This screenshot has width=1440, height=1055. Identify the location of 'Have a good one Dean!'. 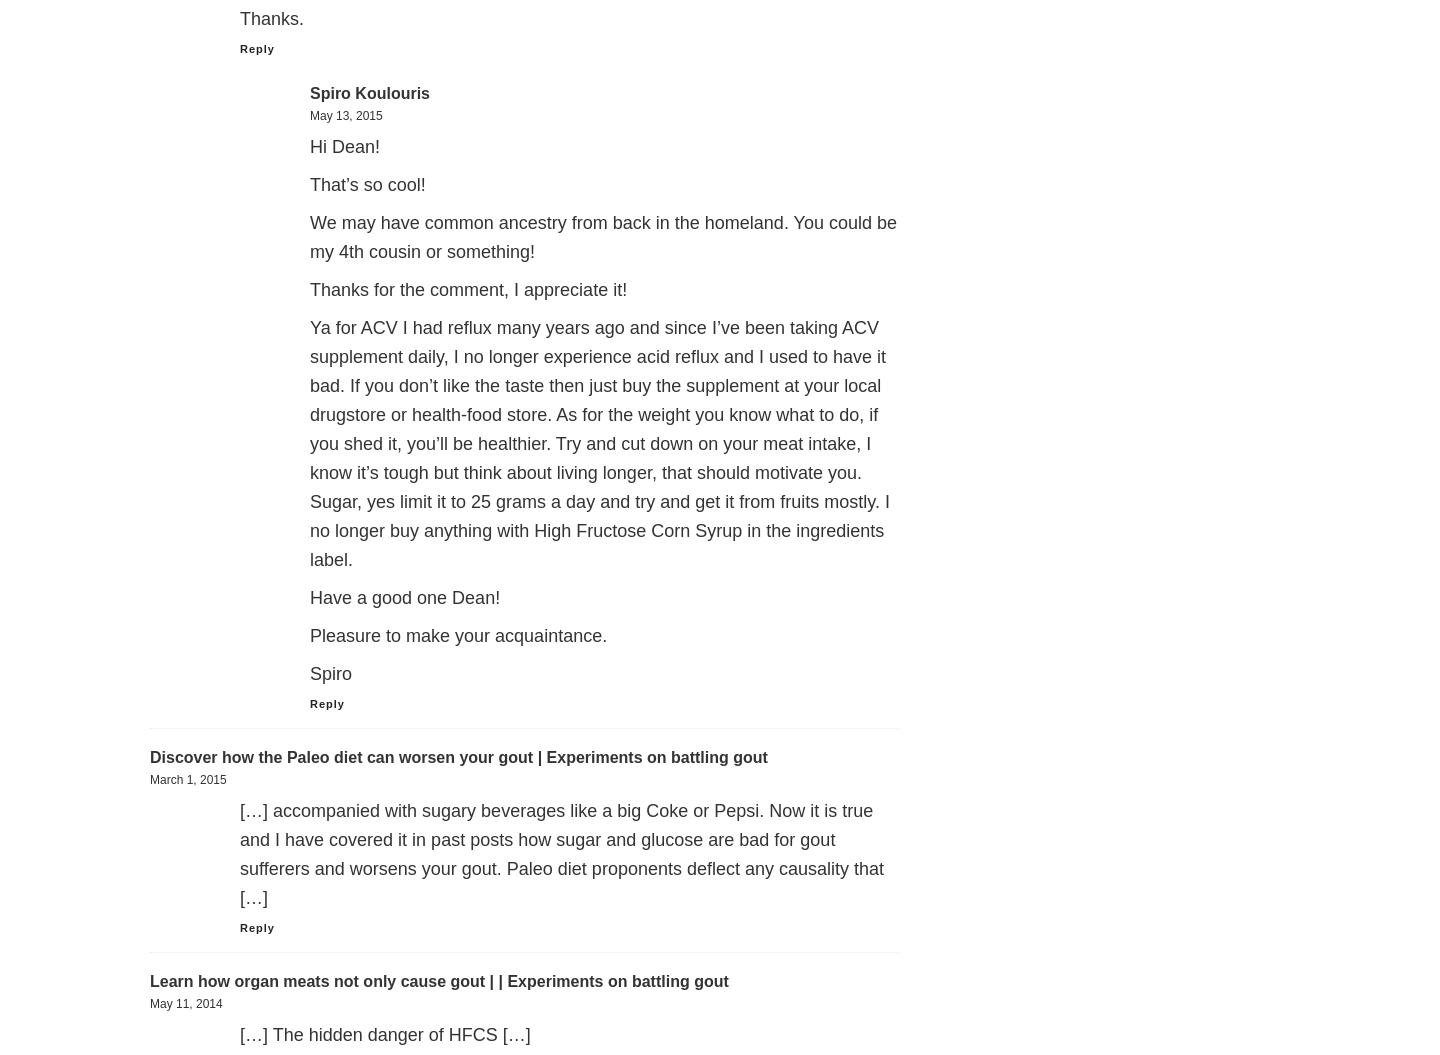
(403, 597).